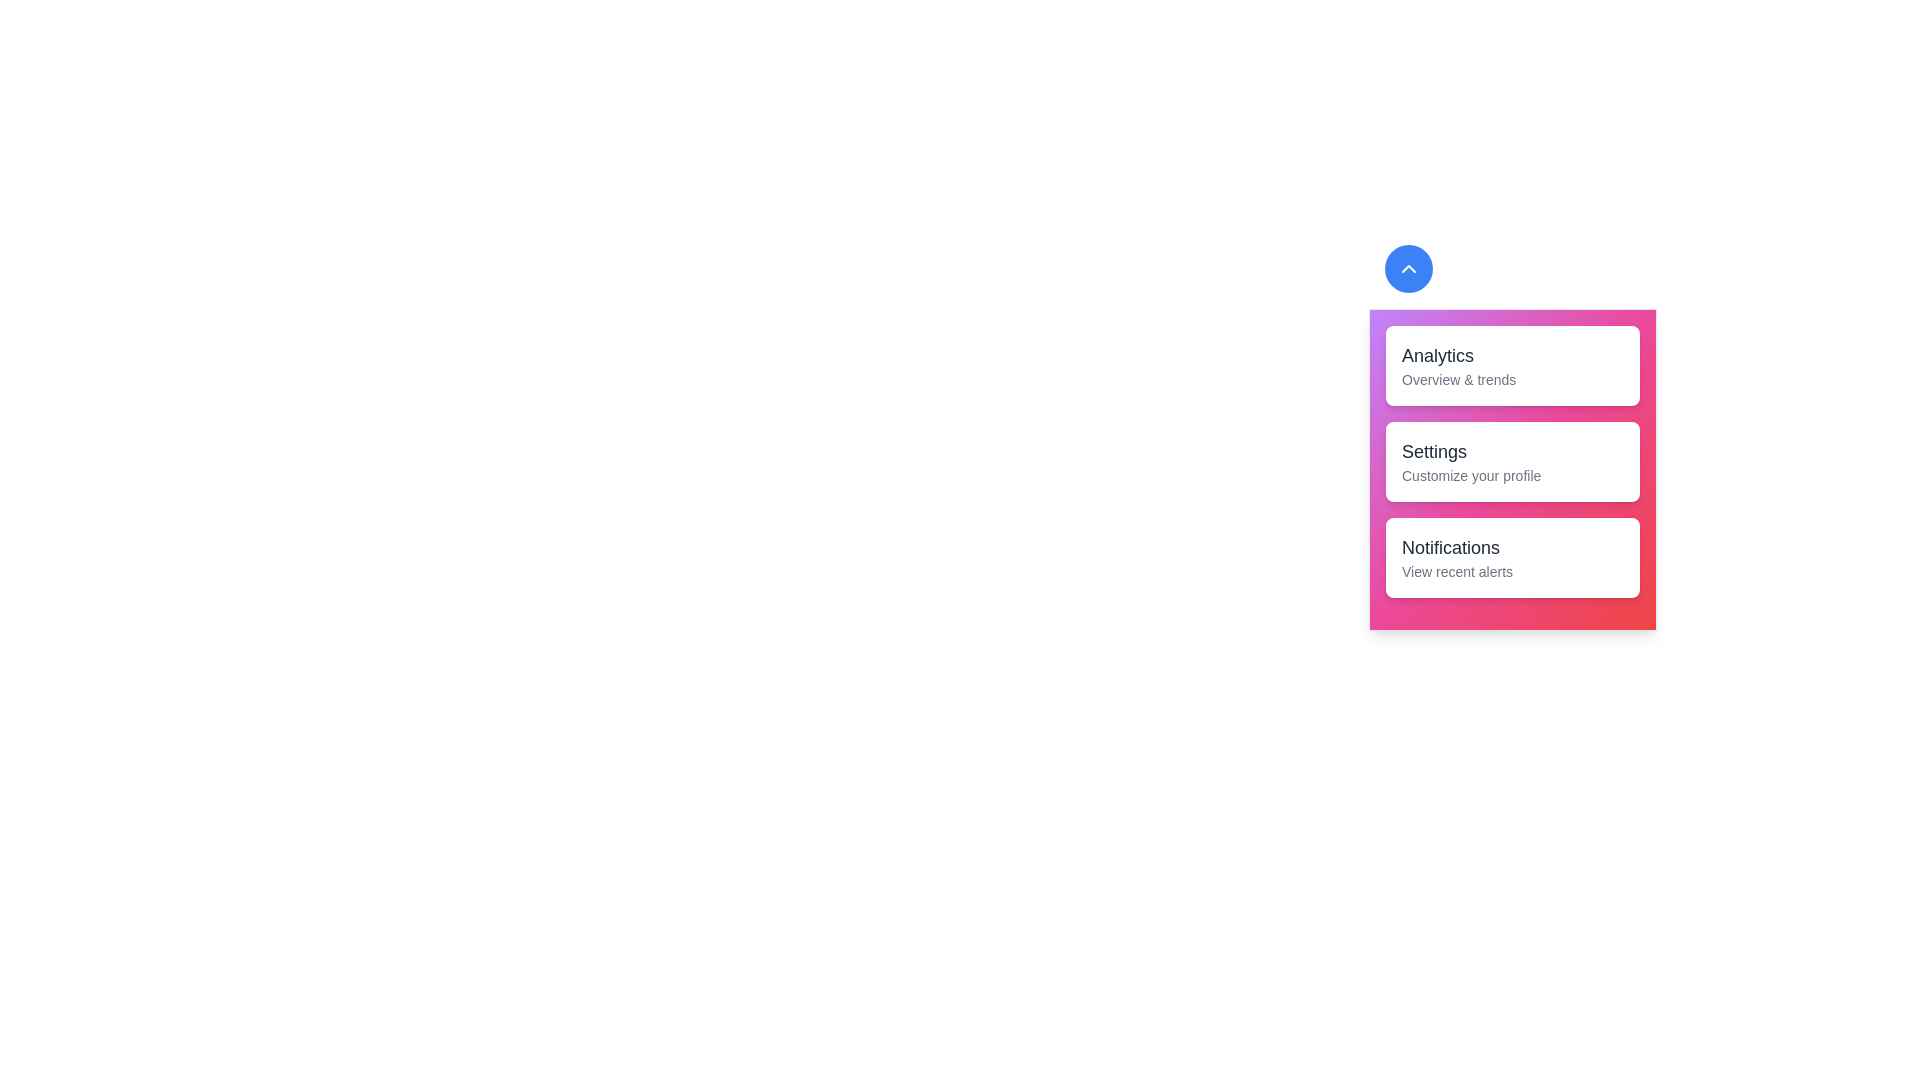 The width and height of the screenshot is (1920, 1080). Describe the element at coordinates (1512, 366) in the screenshot. I see `the Analytics card in the drawer` at that location.